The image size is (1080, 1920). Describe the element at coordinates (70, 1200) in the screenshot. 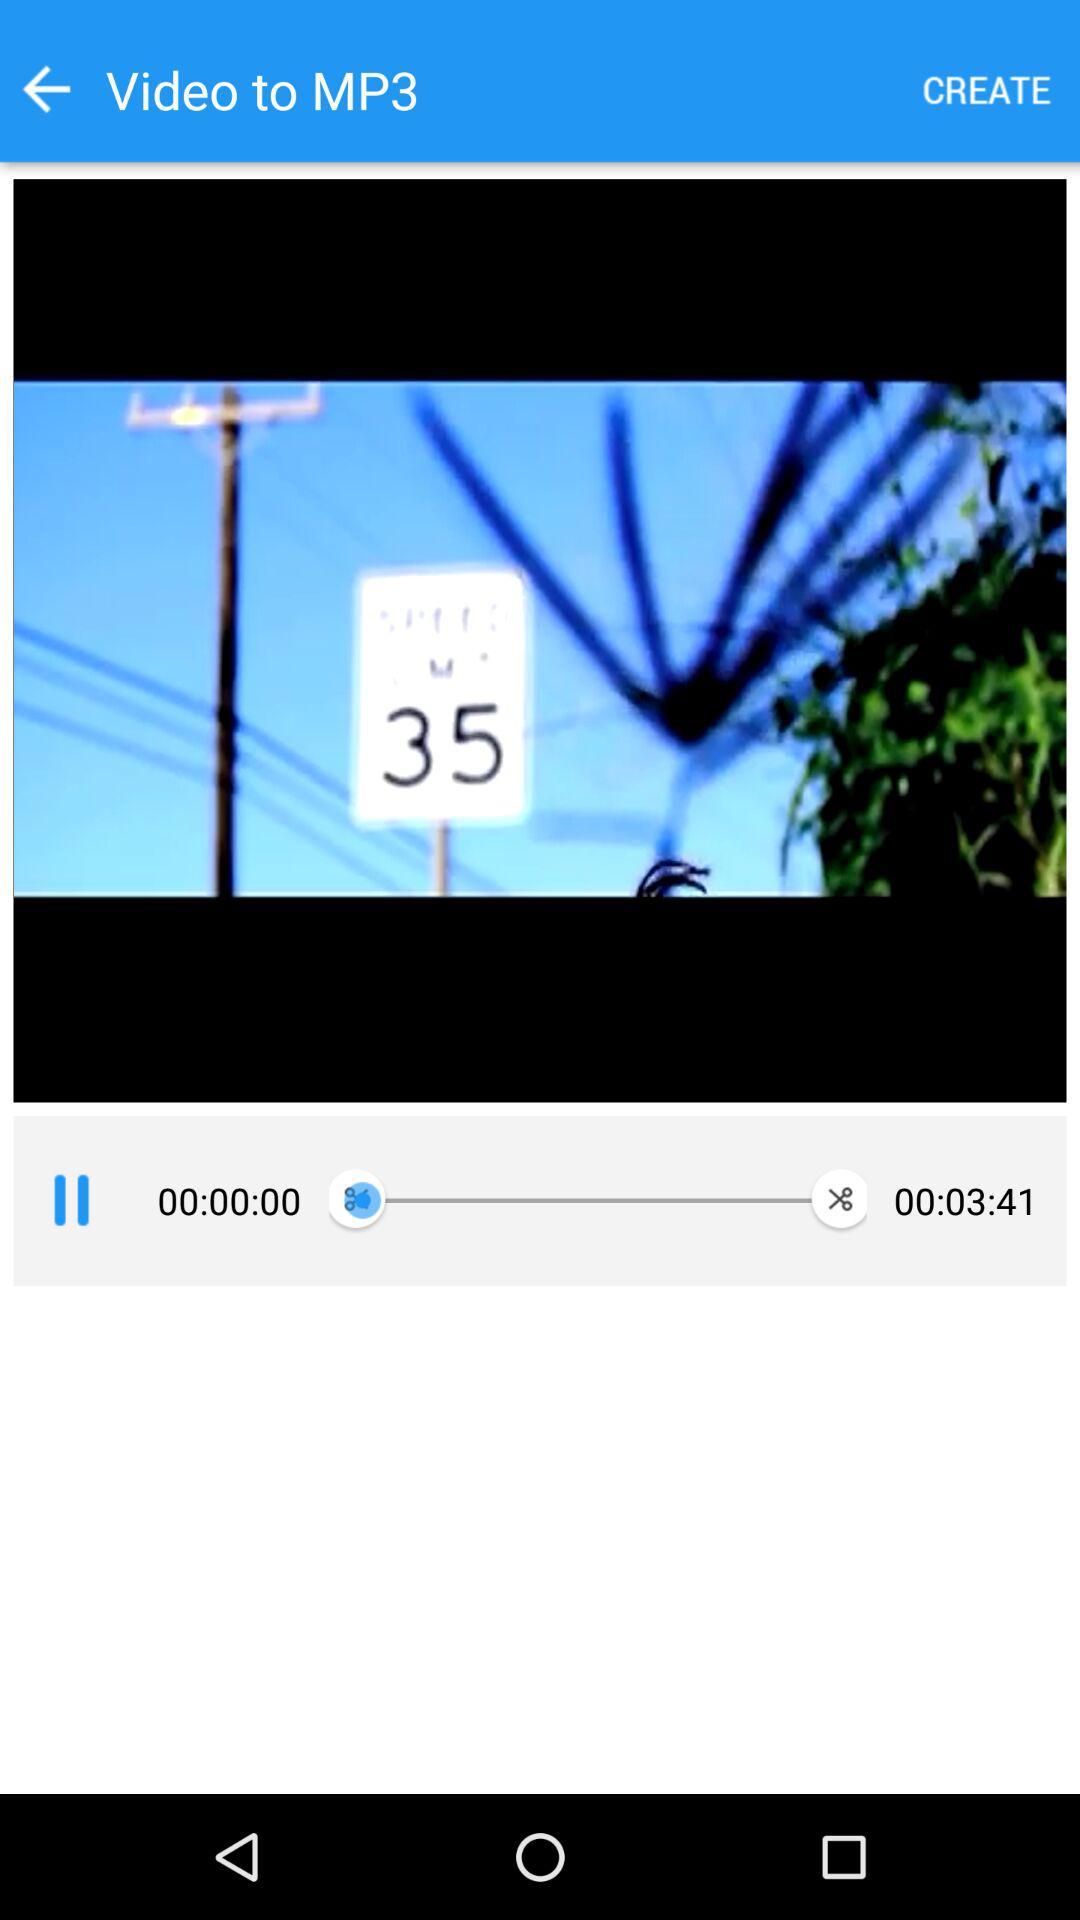

I see `click the button to pause the video` at that location.